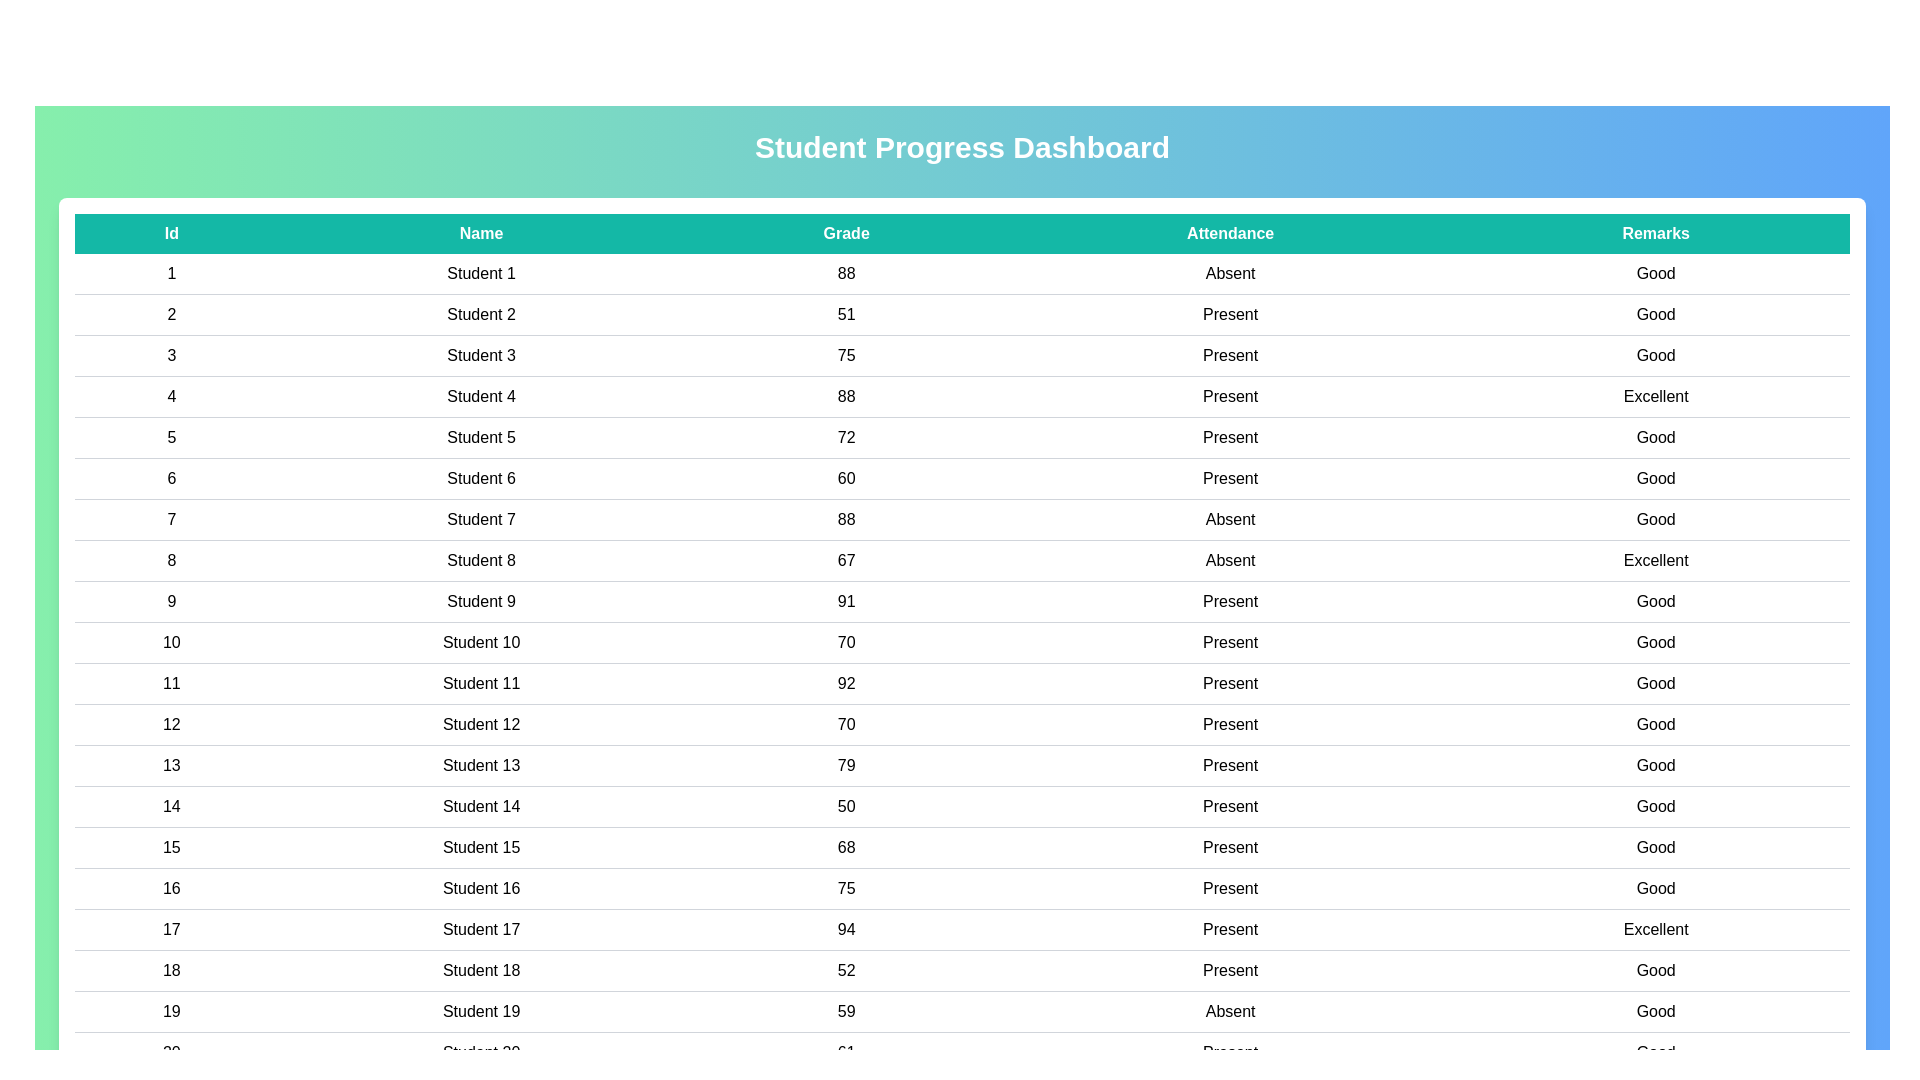  I want to click on the column header Name to sort the table by that column, so click(481, 233).